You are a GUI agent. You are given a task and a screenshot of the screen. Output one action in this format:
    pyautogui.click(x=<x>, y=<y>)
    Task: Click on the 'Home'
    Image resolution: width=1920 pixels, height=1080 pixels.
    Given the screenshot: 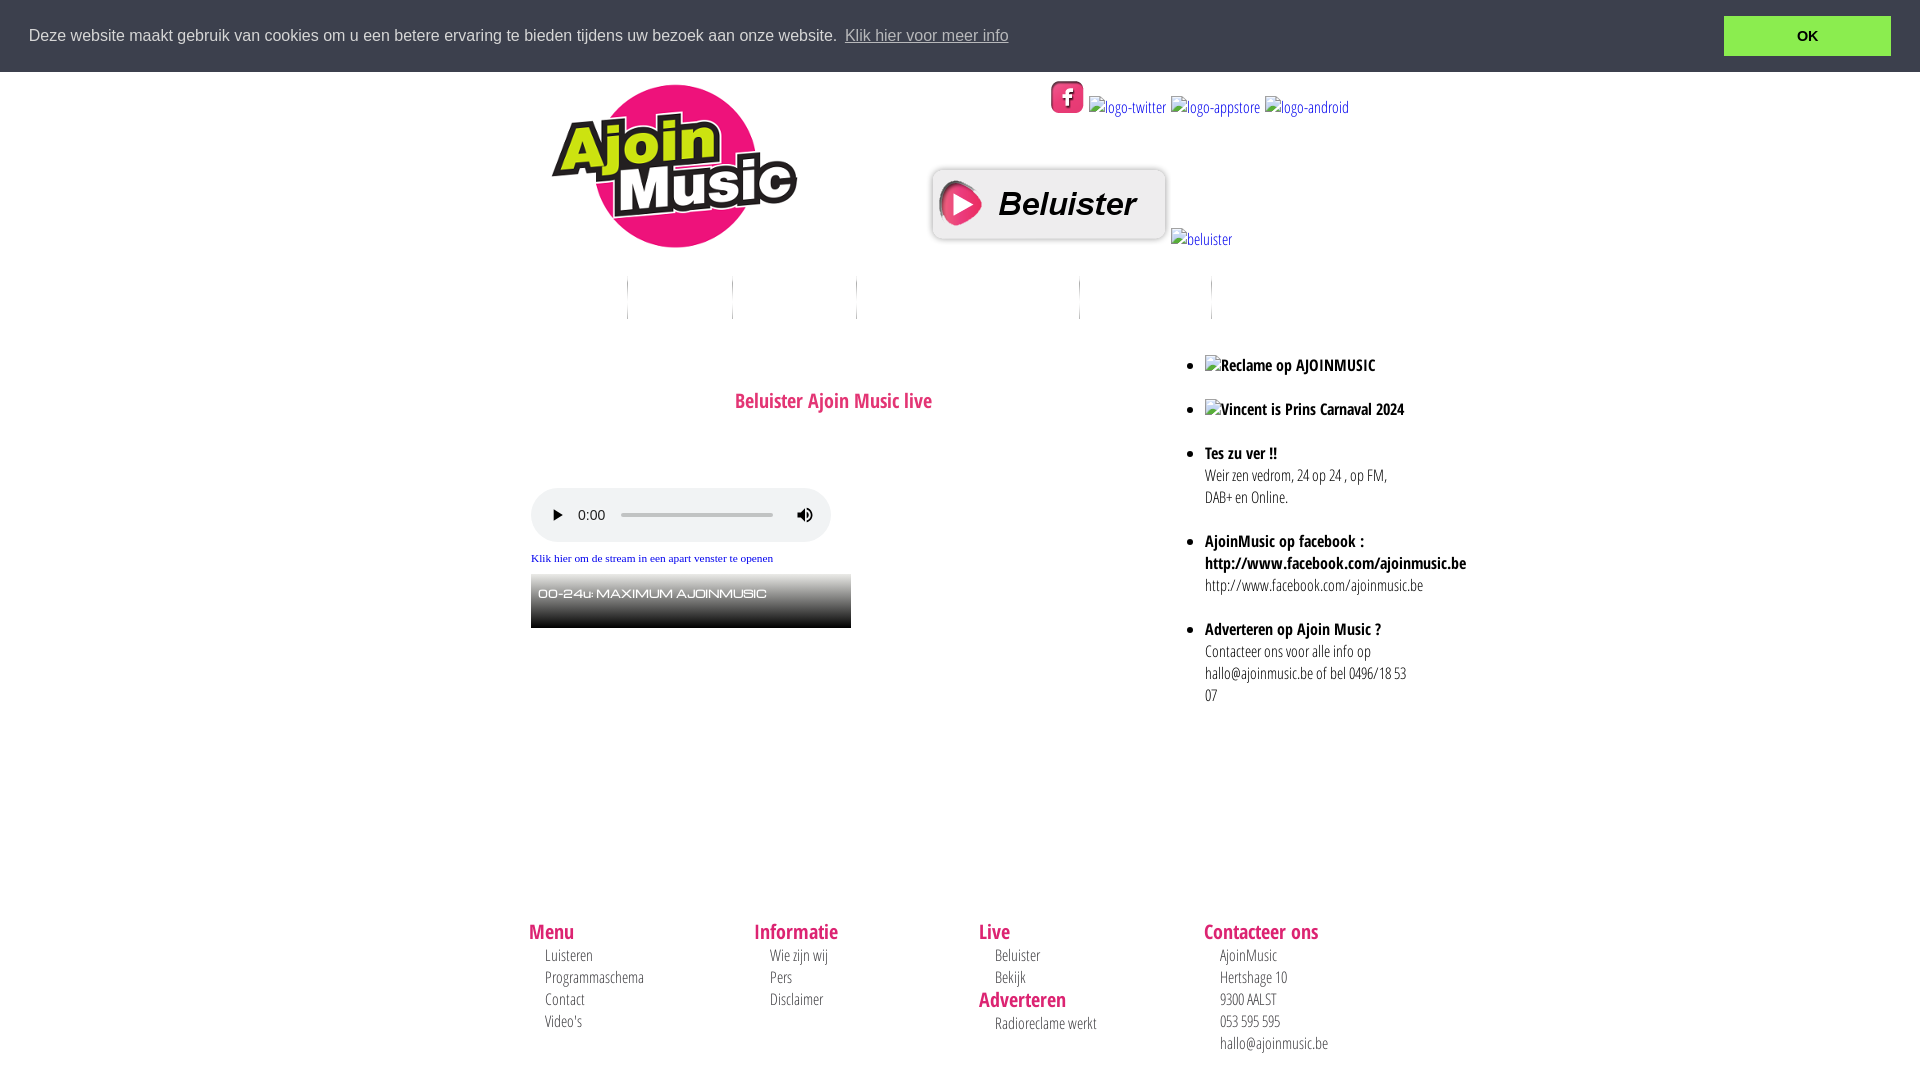 What is the action you would take?
    pyautogui.click(x=573, y=297)
    